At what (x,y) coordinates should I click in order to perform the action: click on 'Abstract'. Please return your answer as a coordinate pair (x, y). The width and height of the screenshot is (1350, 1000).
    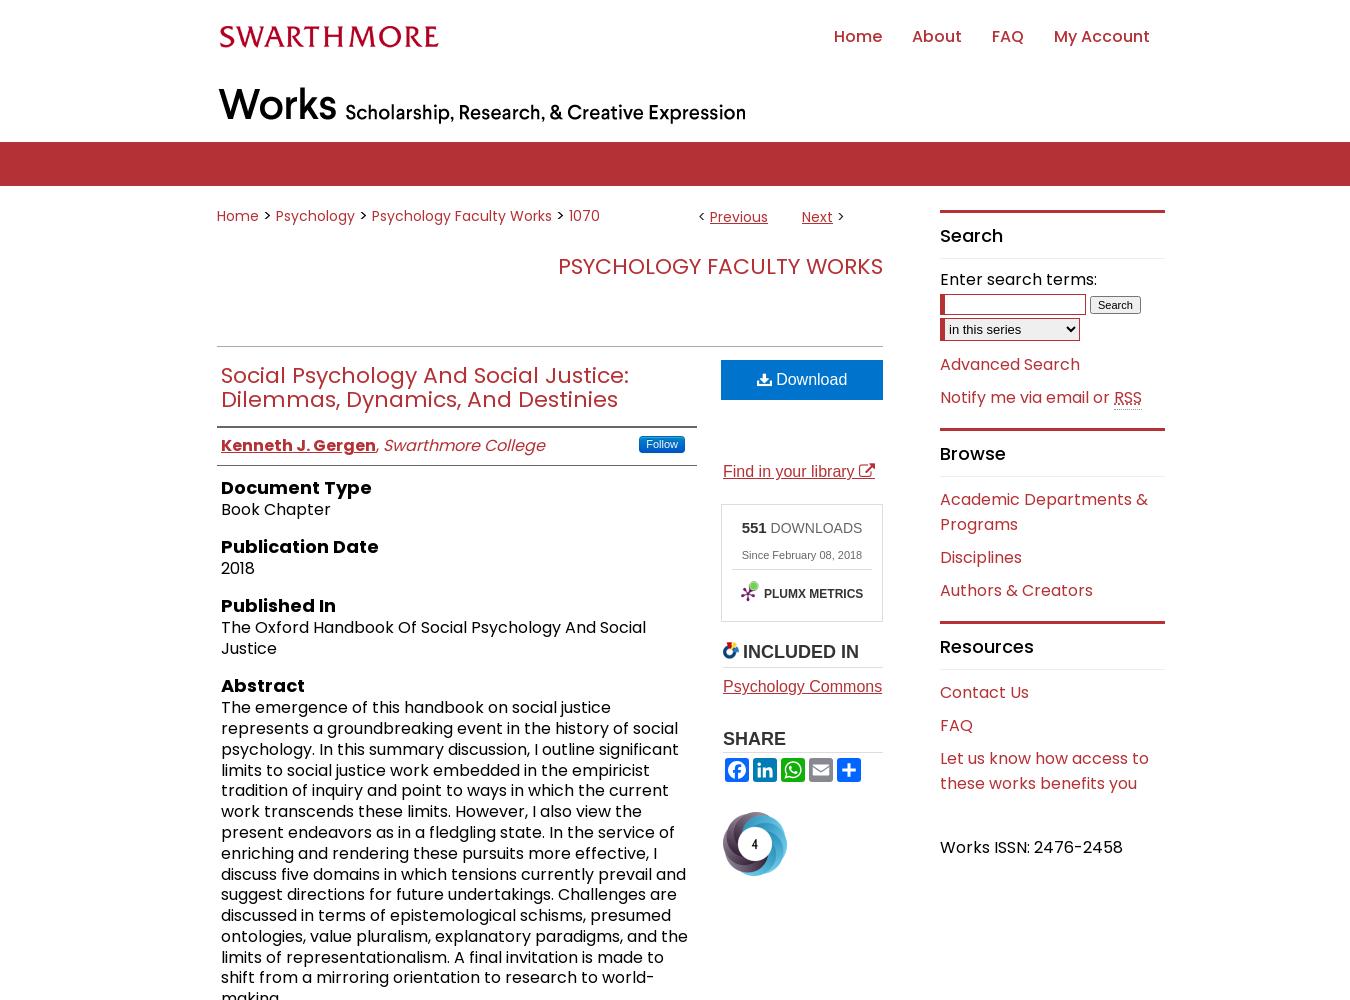
    Looking at the image, I should click on (261, 684).